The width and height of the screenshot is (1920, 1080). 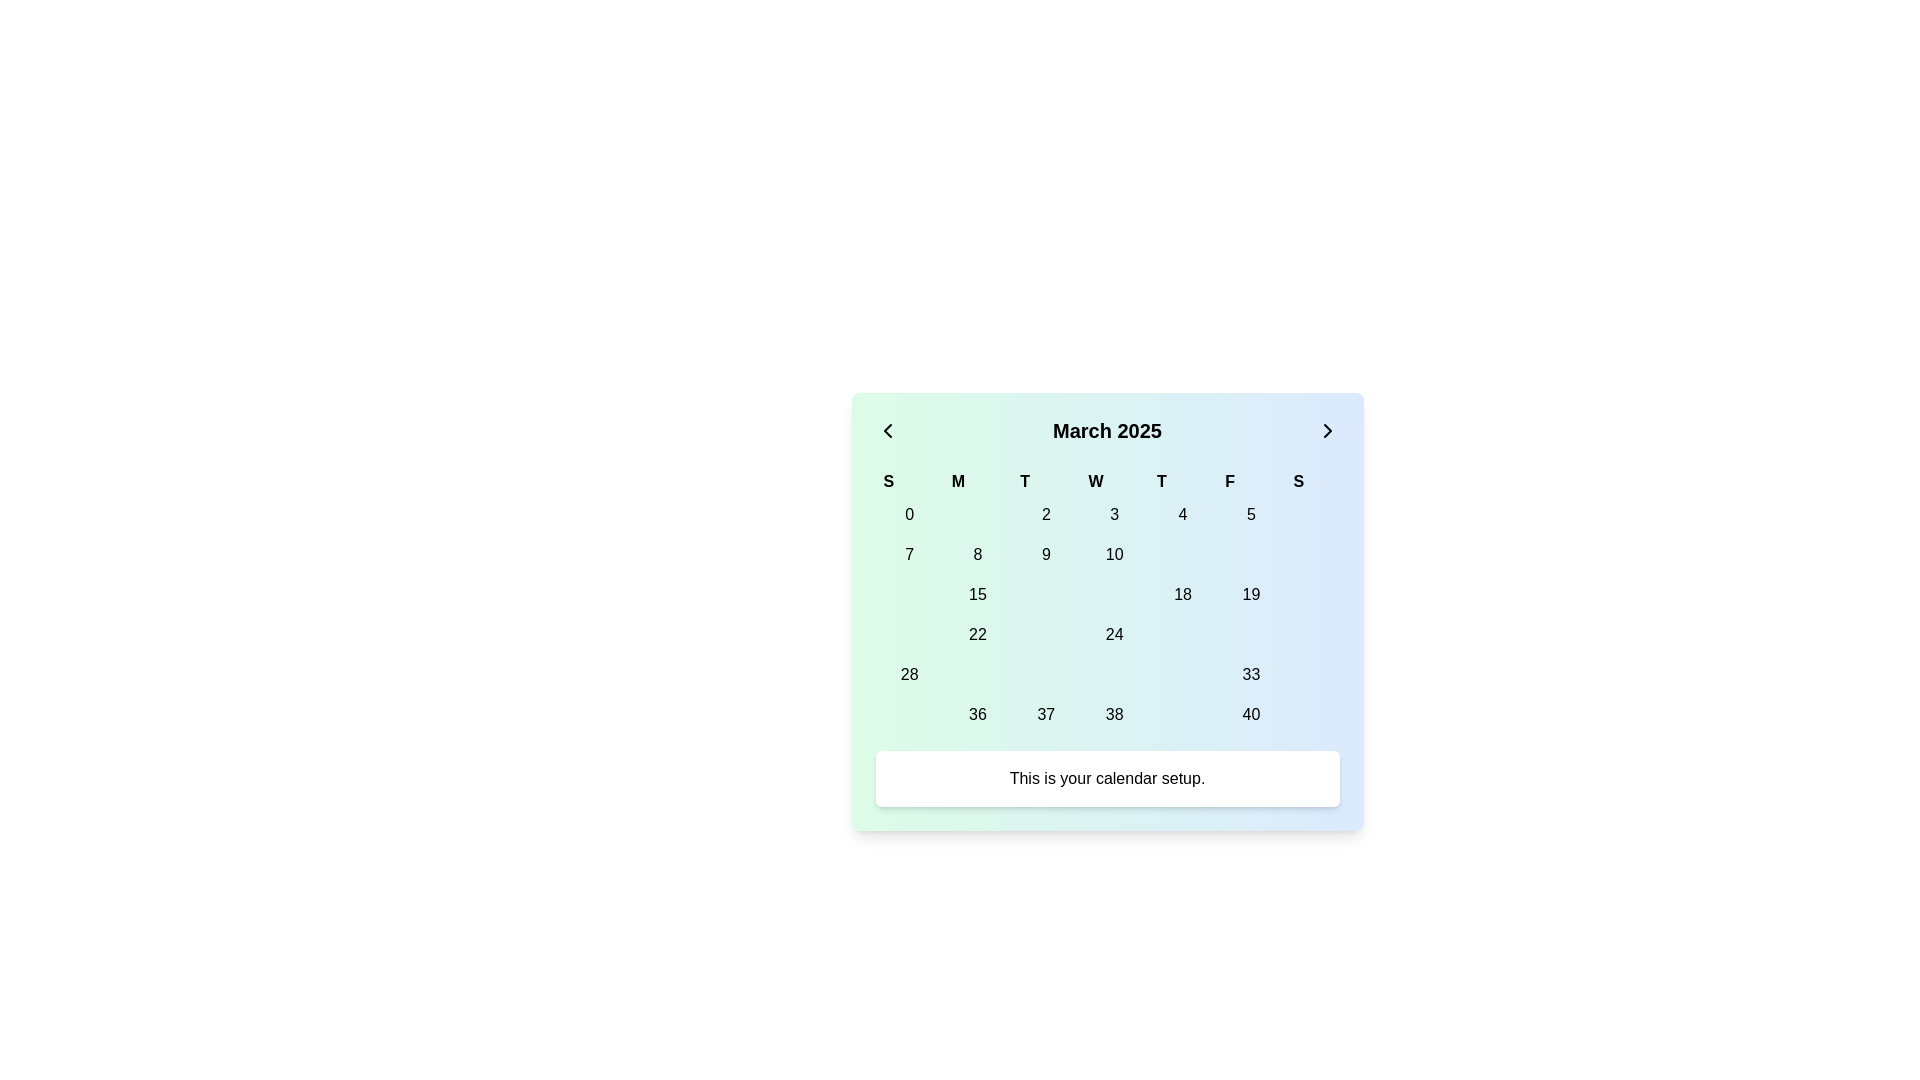 I want to click on the text display element showing the digit '3' in the calendar layout for March 2025, so click(x=1113, y=514).